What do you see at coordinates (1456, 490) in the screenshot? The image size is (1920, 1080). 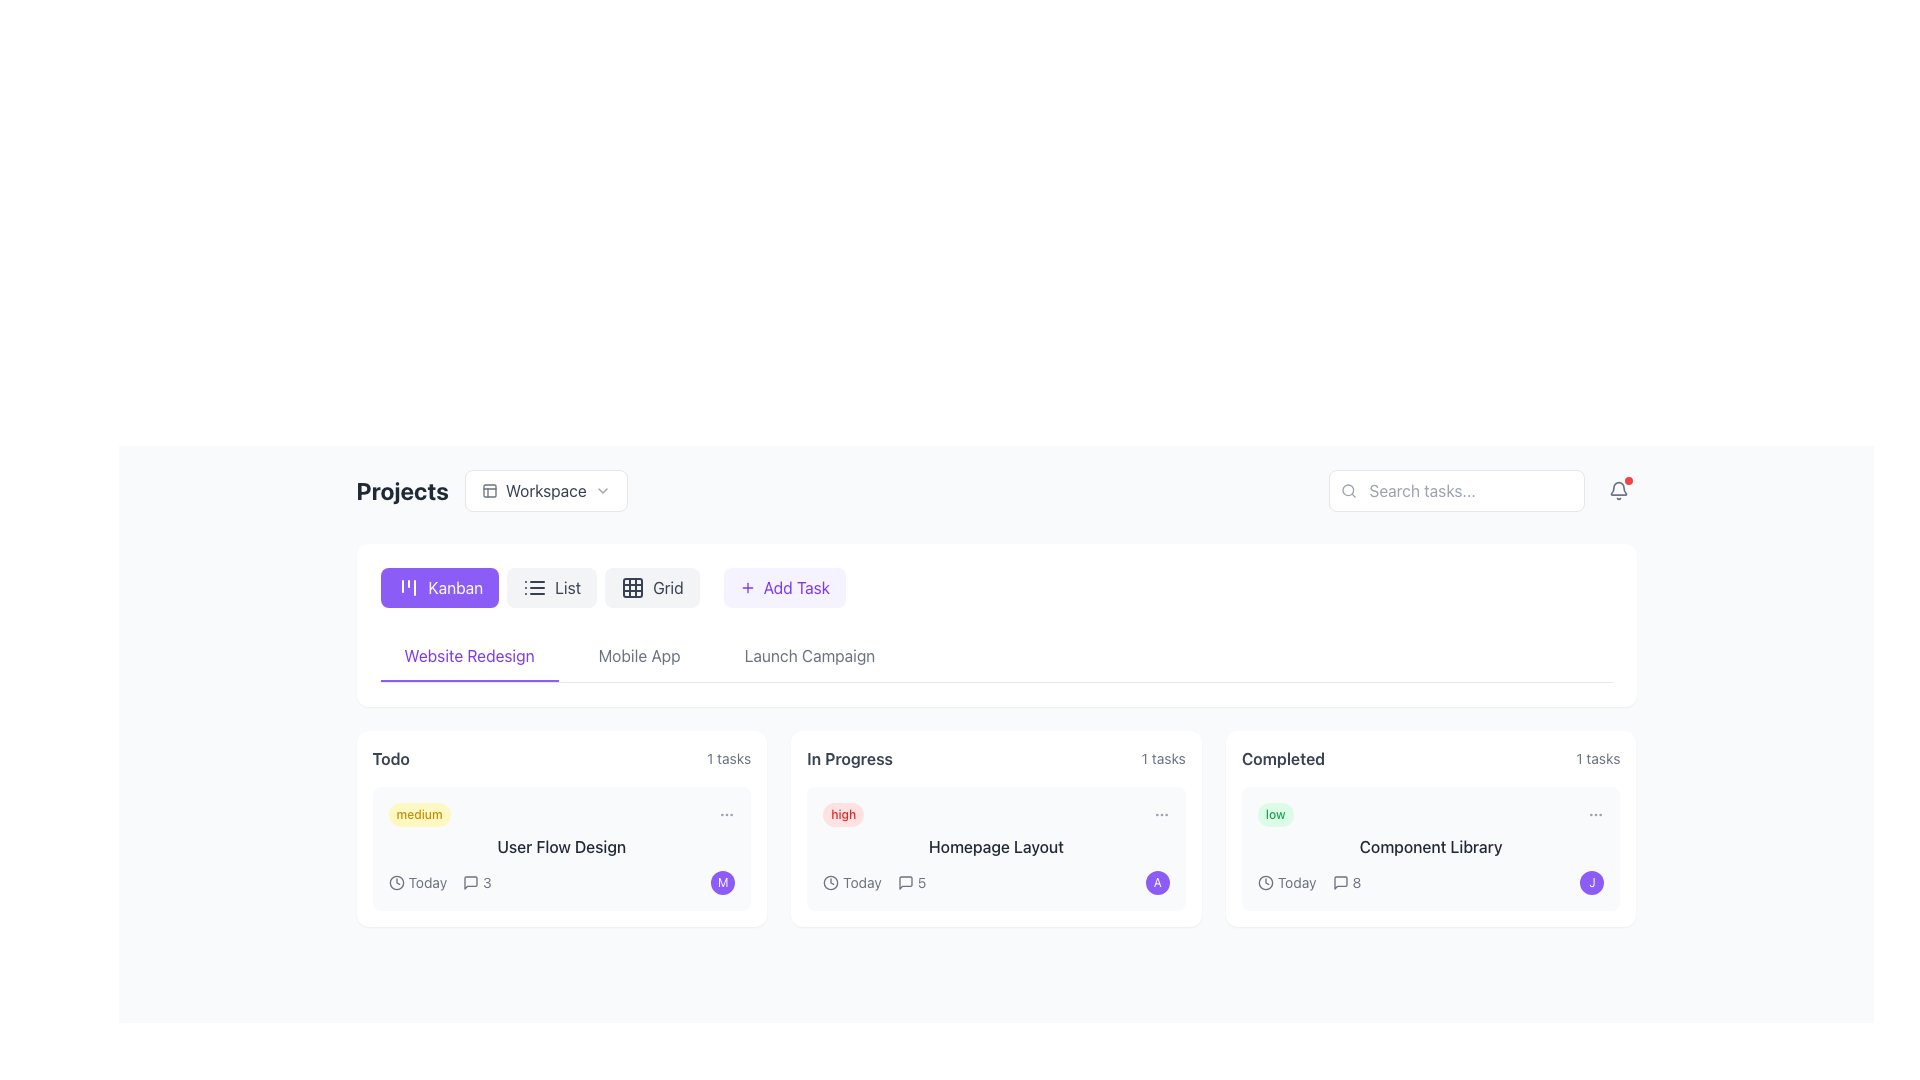 I see `the text input field for search queries located near the top-right corner of the interface` at bounding box center [1456, 490].